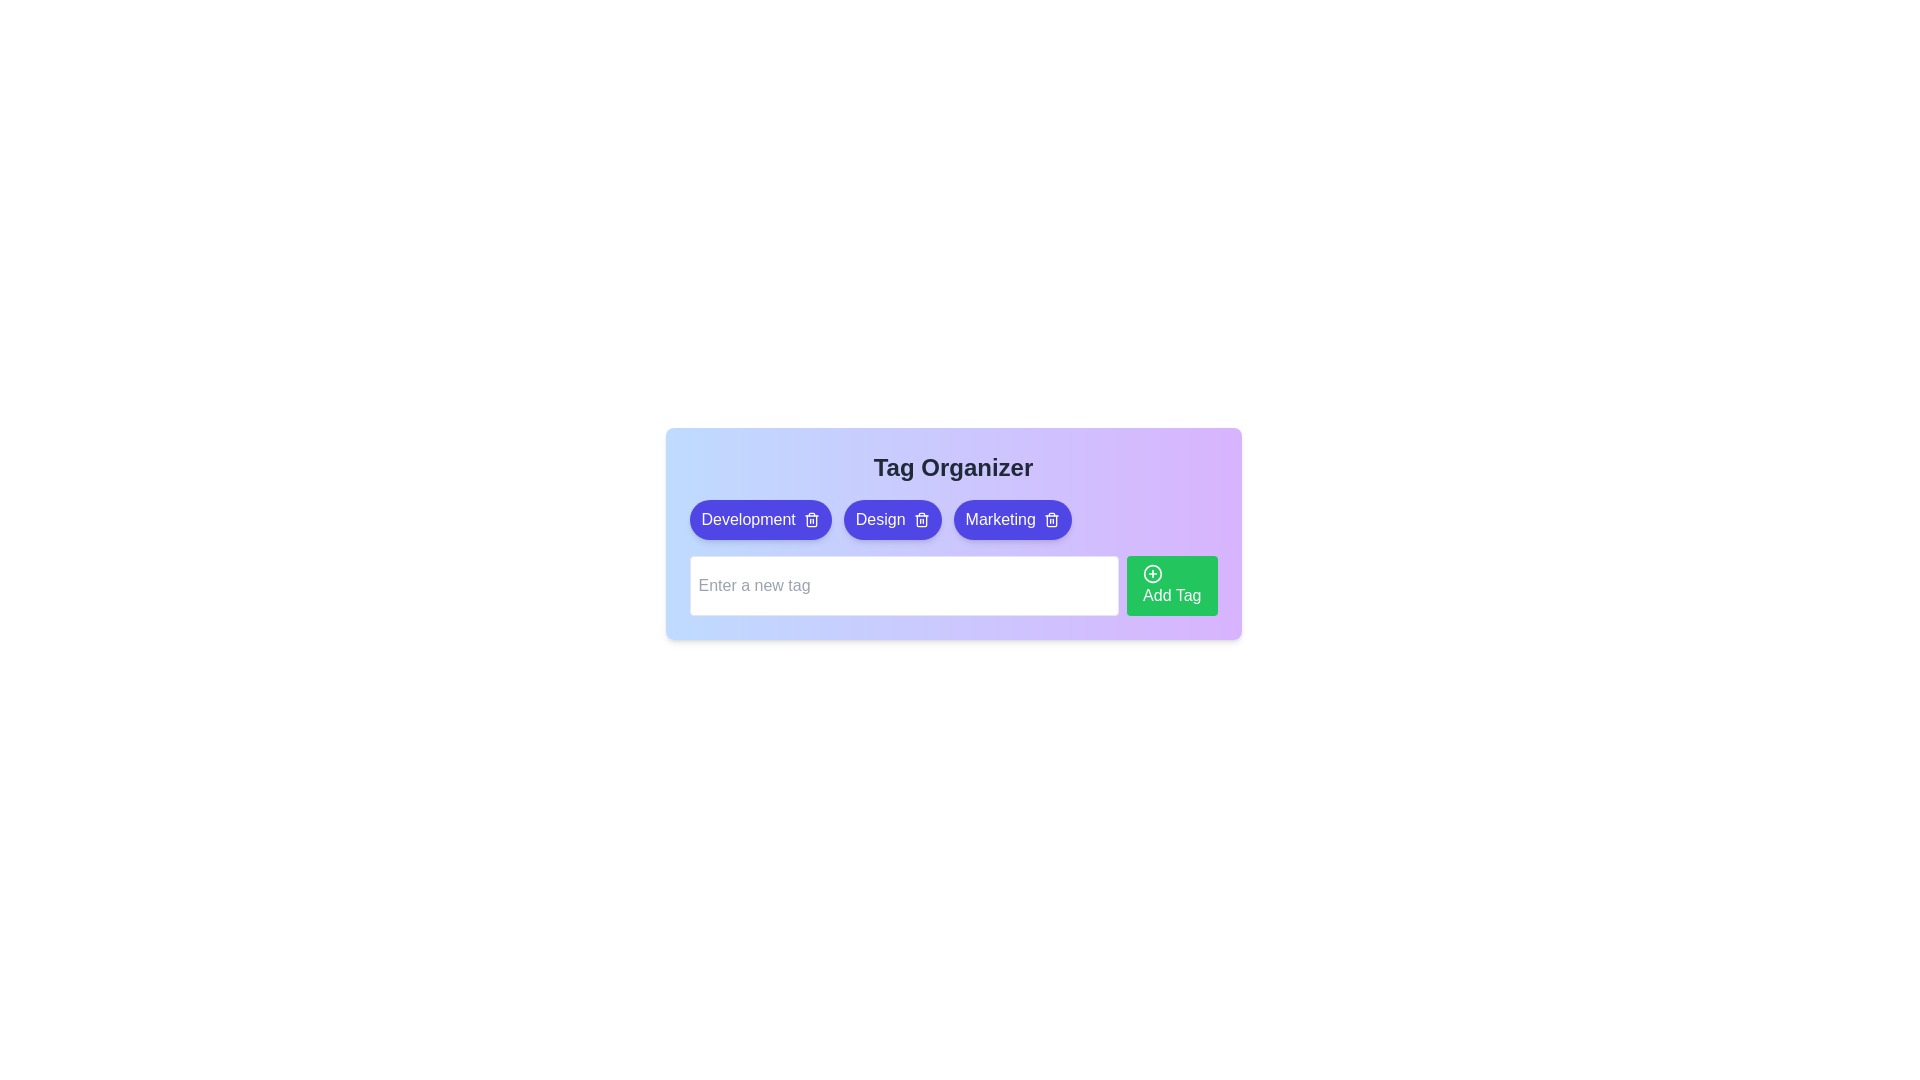 The height and width of the screenshot is (1080, 1920). I want to click on the delete icon of the third tag in the 'Tag Organizer' section, so click(1012, 519).